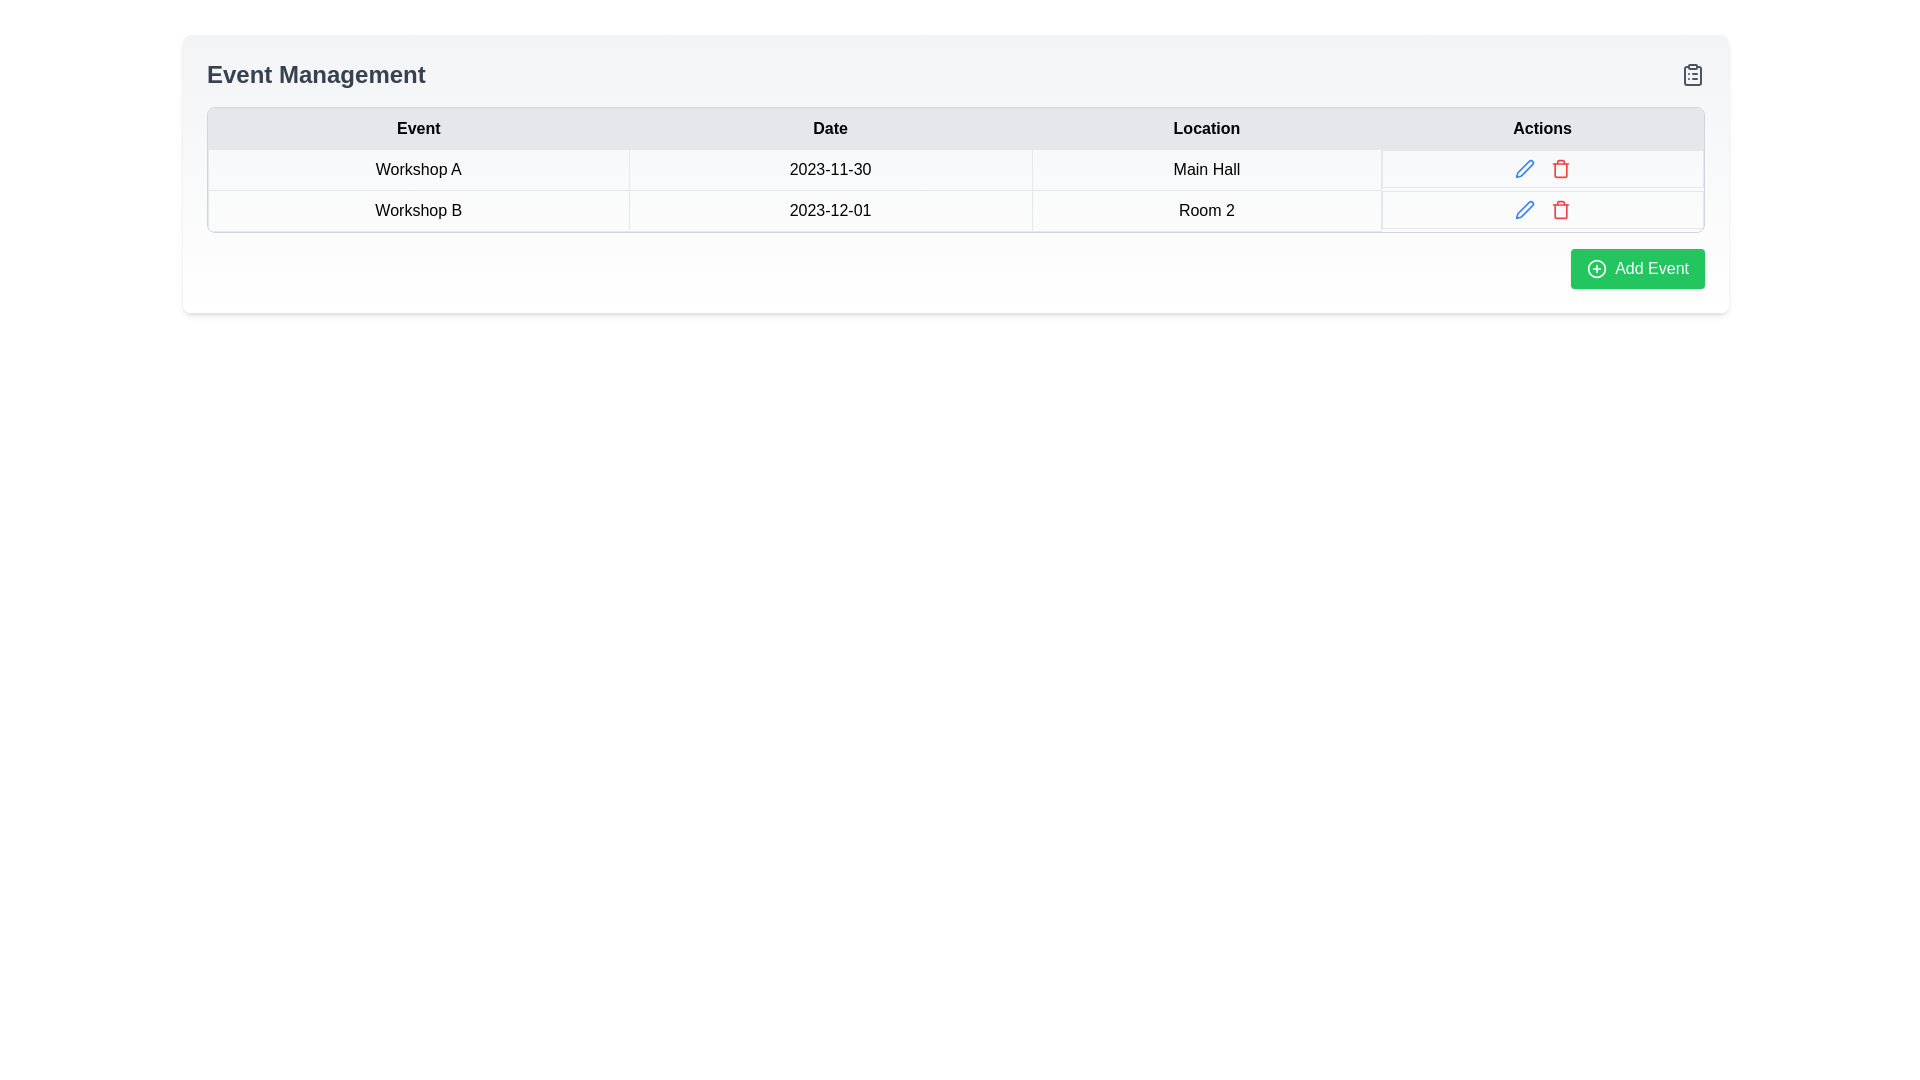 Image resolution: width=1920 pixels, height=1080 pixels. Describe the element at coordinates (1523, 168) in the screenshot. I see `the edit icon button located in the 'Actions' column of the second row of the table` at that location.